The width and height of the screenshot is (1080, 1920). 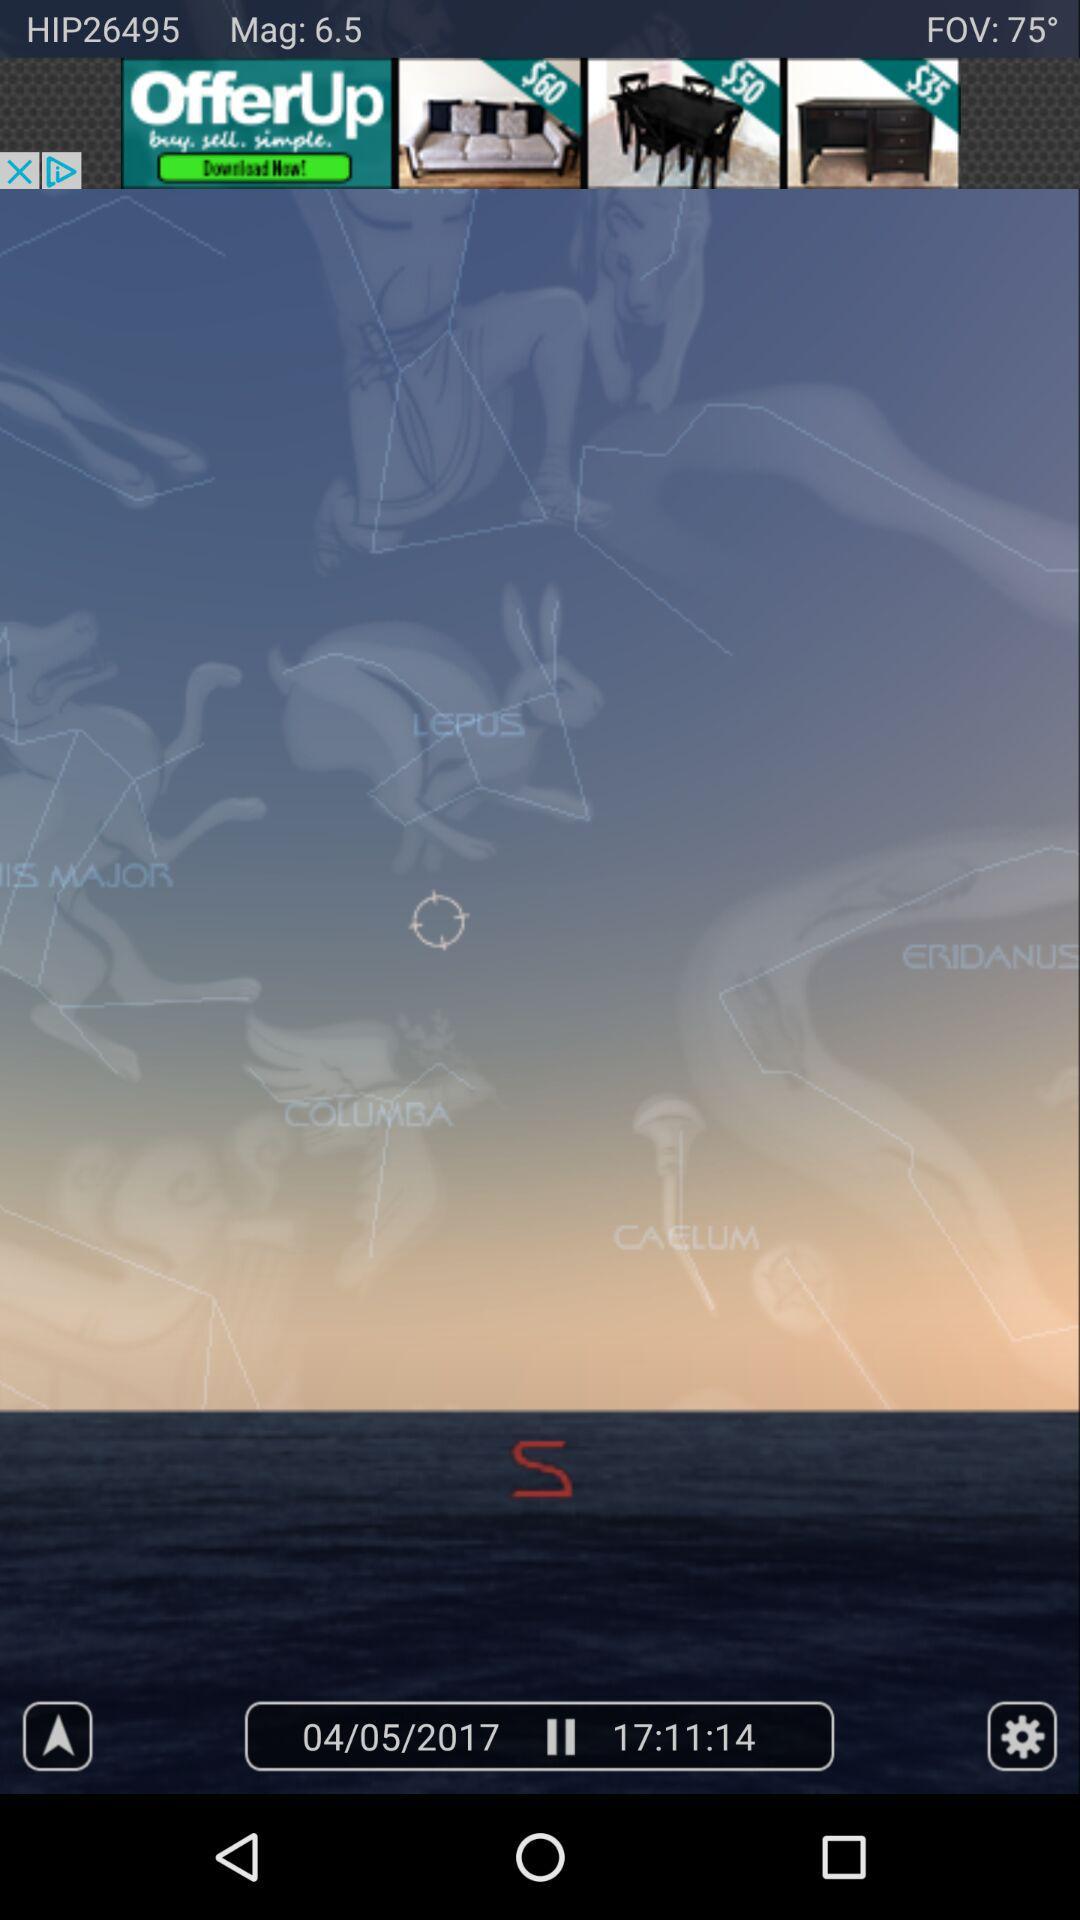 What do you see at coordinates (540, 122) in the screenshot?
I see `open advertisement` at bounding box center [540, 122].